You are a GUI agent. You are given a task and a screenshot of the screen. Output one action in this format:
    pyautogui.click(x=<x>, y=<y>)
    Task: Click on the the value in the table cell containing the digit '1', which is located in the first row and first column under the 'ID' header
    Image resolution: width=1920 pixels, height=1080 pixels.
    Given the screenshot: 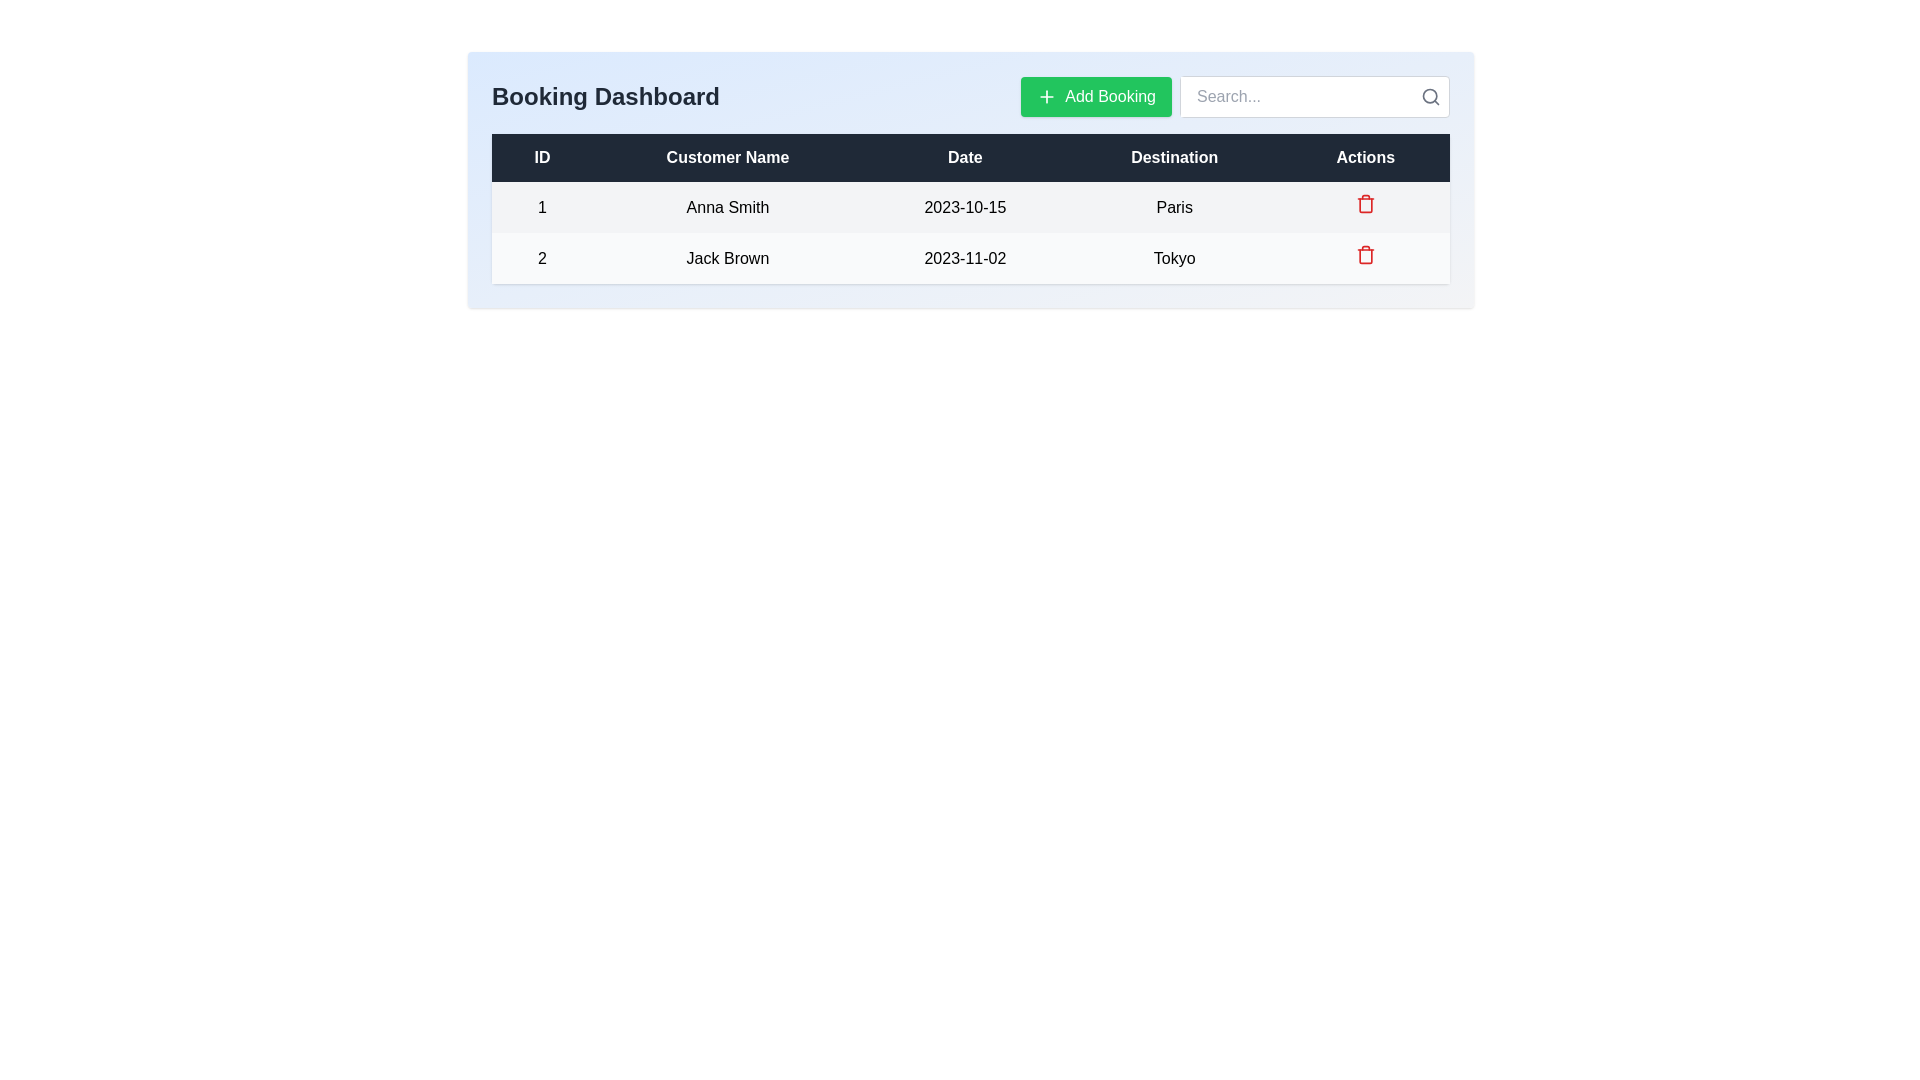 What is the action you would take?
    pyautogui.click(x=542, y=207)
    